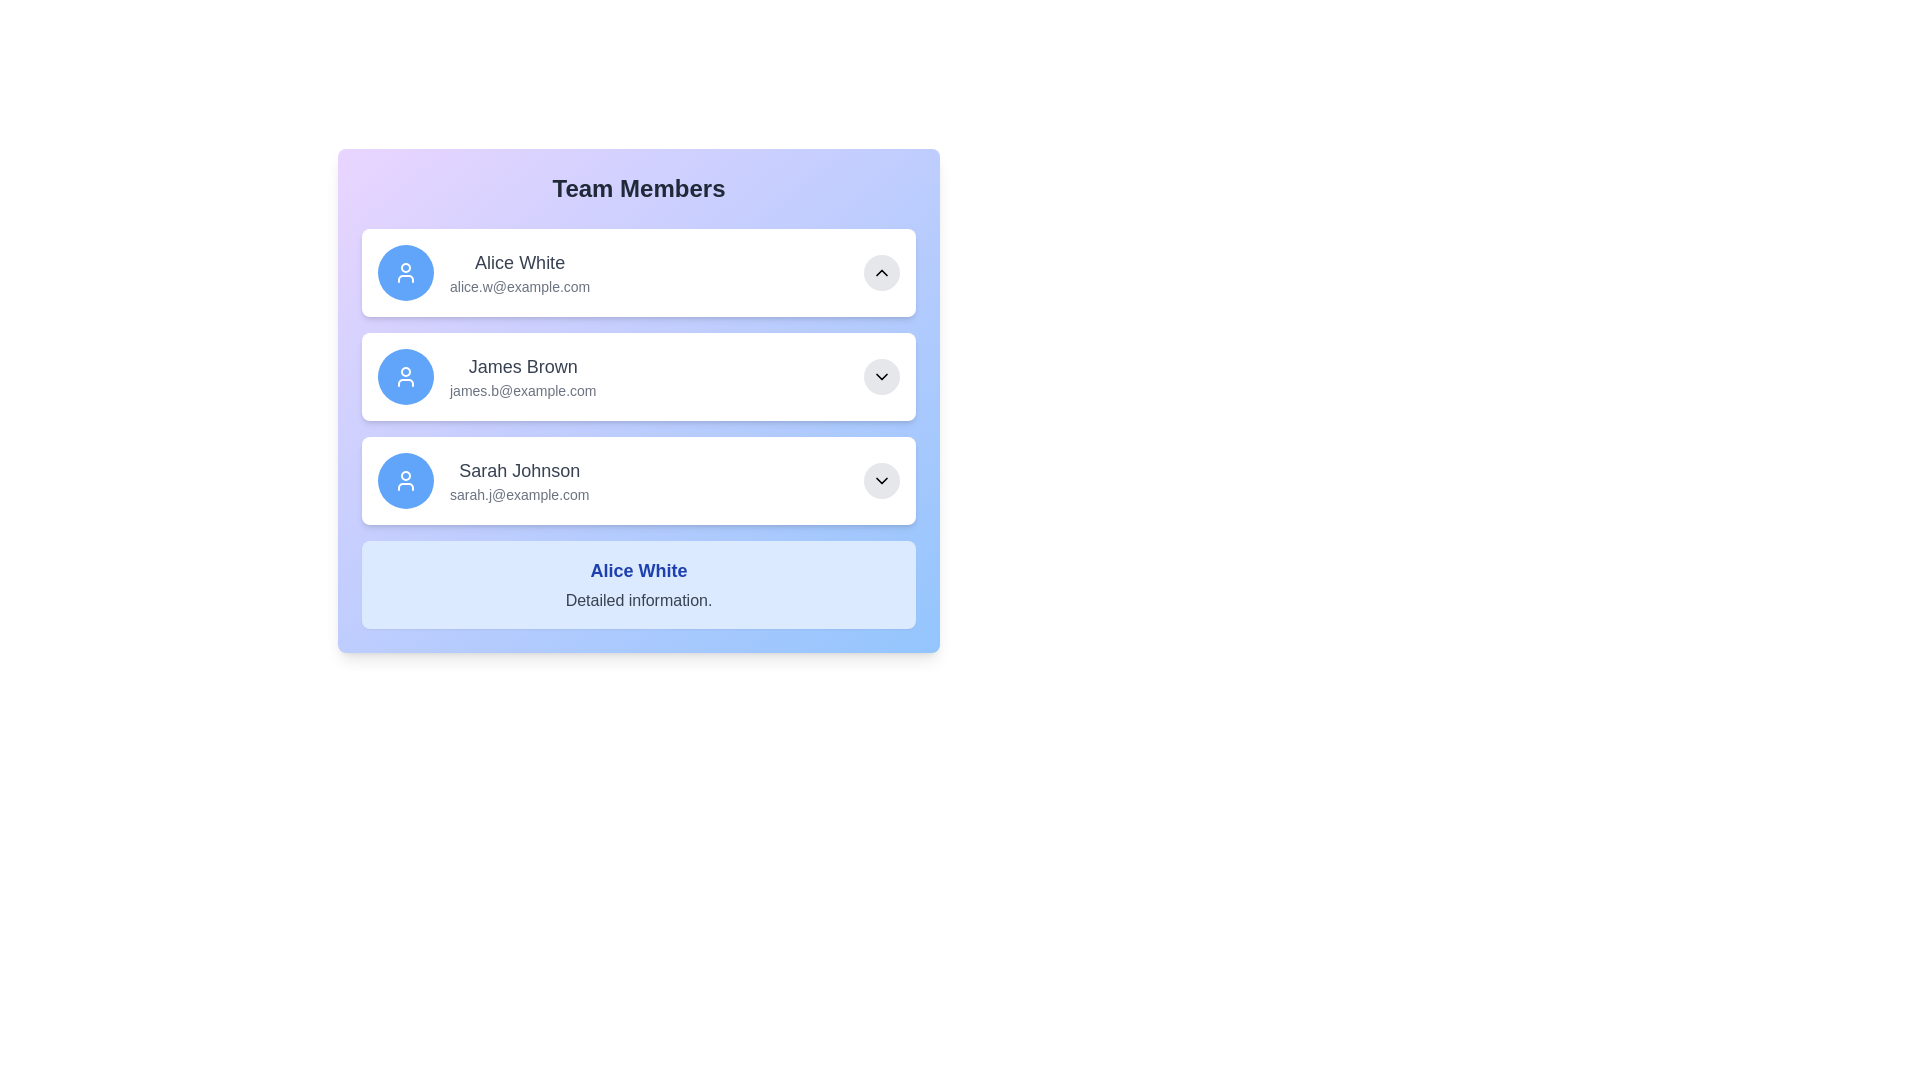  What do you see at coordinates (484, 273) in the screenshot?
I see `the topmost list item containing profile information of a team member, which includes their name and email address` at bounding box center [484, 273].